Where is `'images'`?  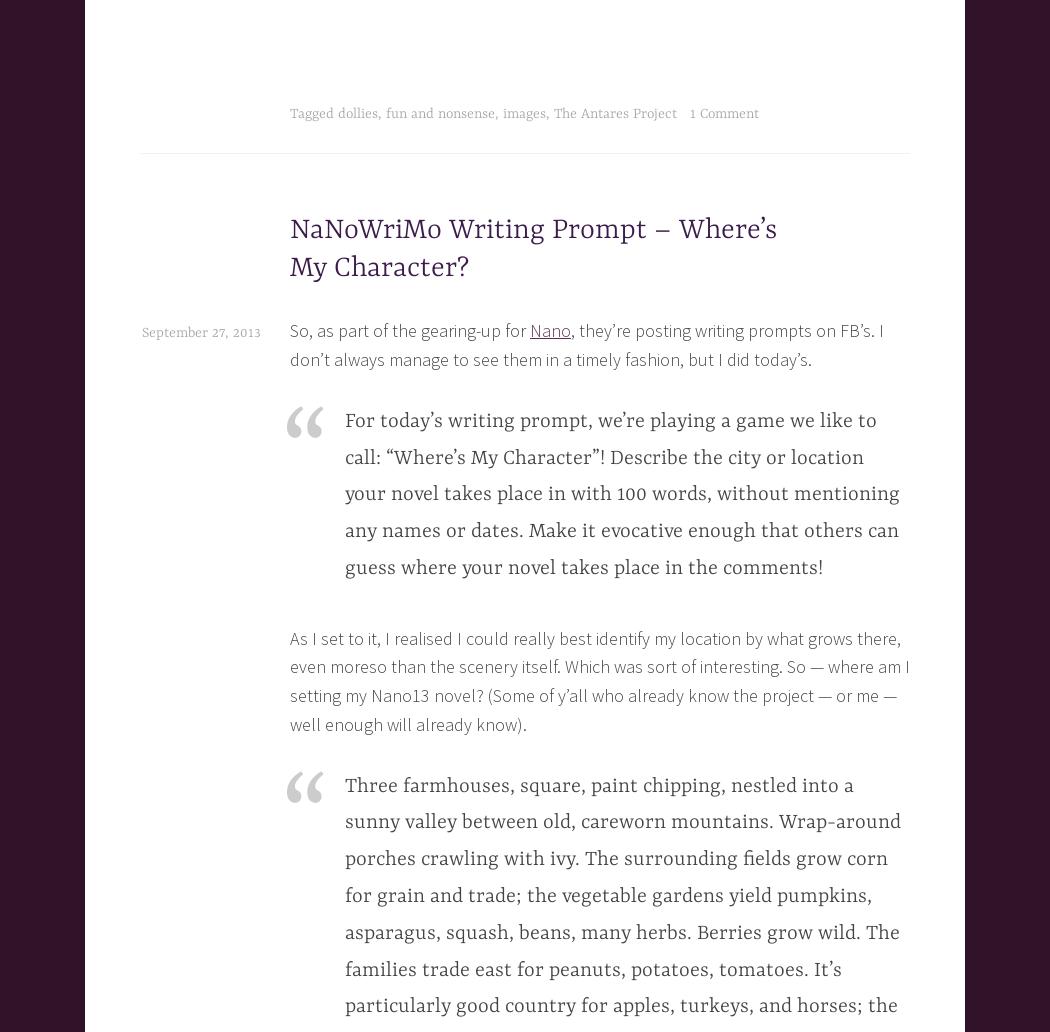 'images' is located at coordinates (523, 114).